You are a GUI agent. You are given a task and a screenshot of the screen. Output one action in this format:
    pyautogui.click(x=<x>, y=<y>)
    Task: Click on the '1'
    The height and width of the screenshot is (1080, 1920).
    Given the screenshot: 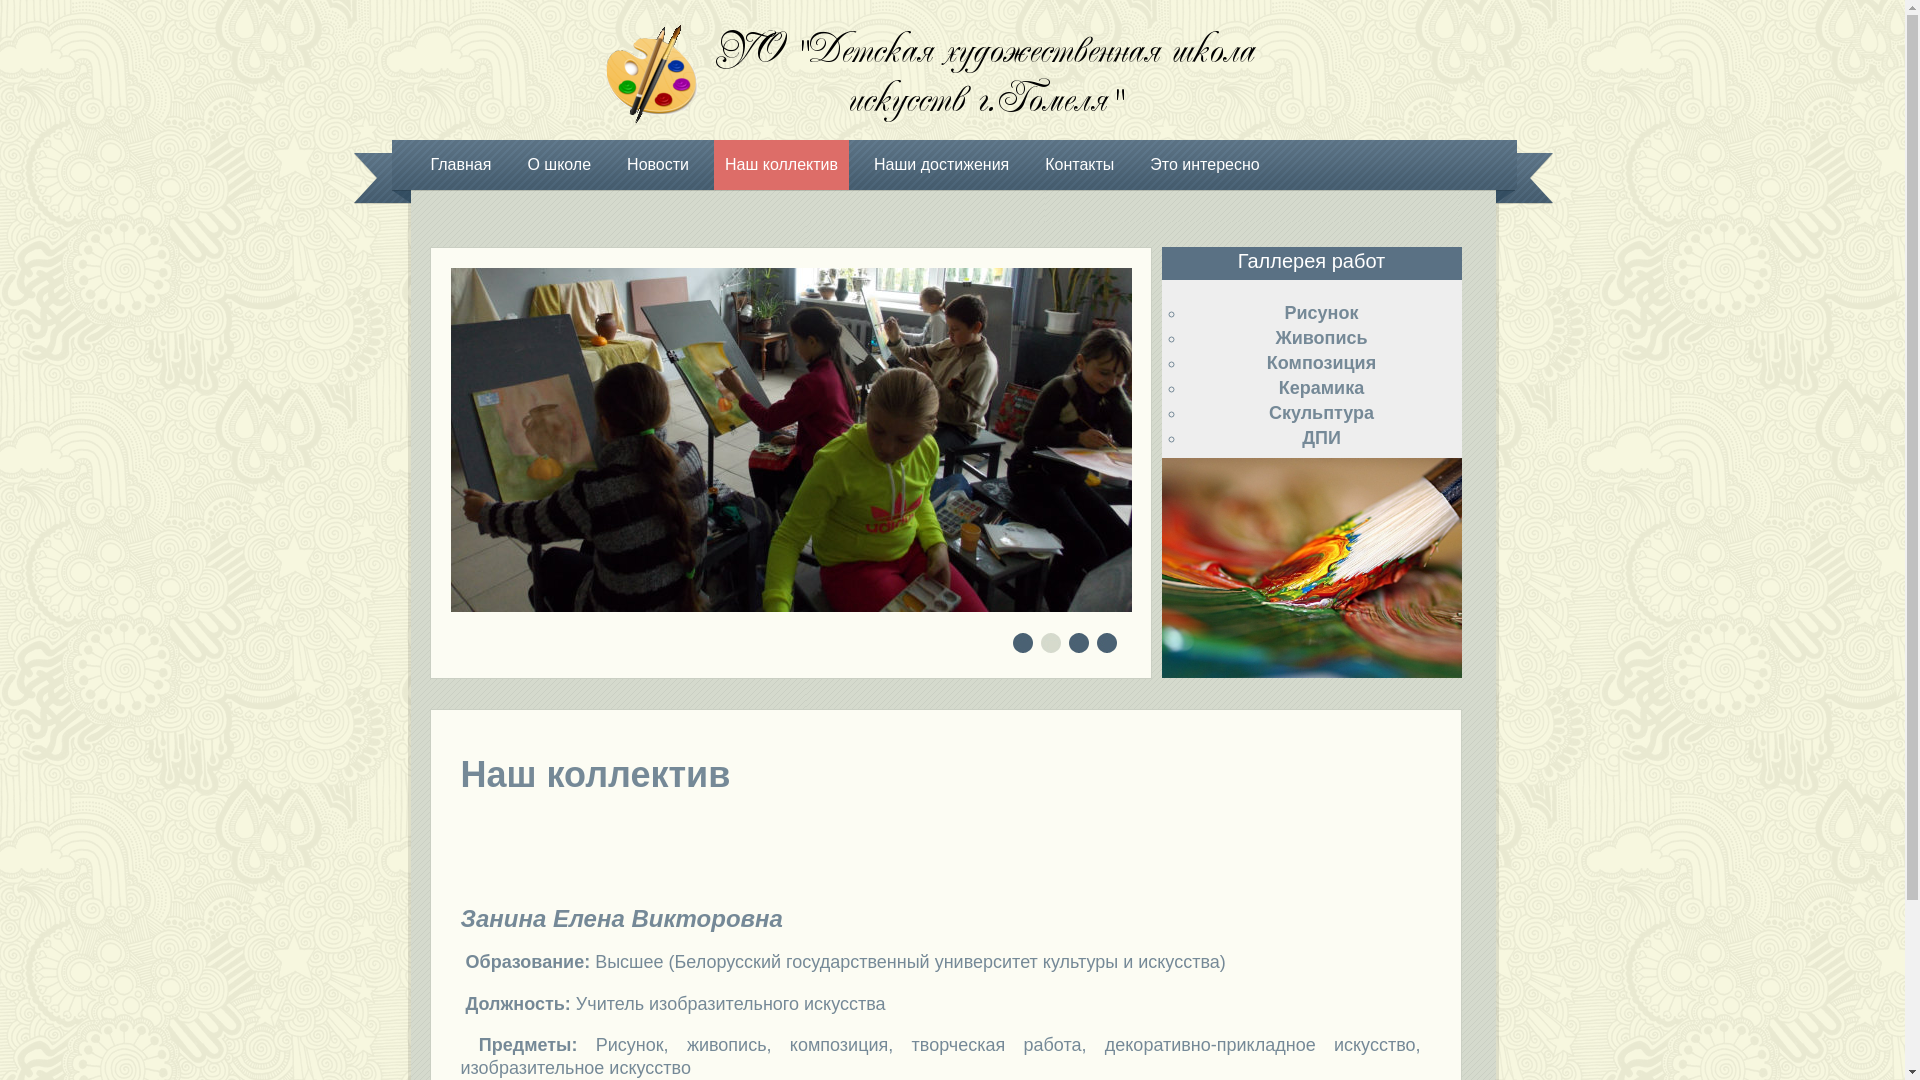 What is the action you would take?
    pyautogui.click(x=1023, y=644)
    